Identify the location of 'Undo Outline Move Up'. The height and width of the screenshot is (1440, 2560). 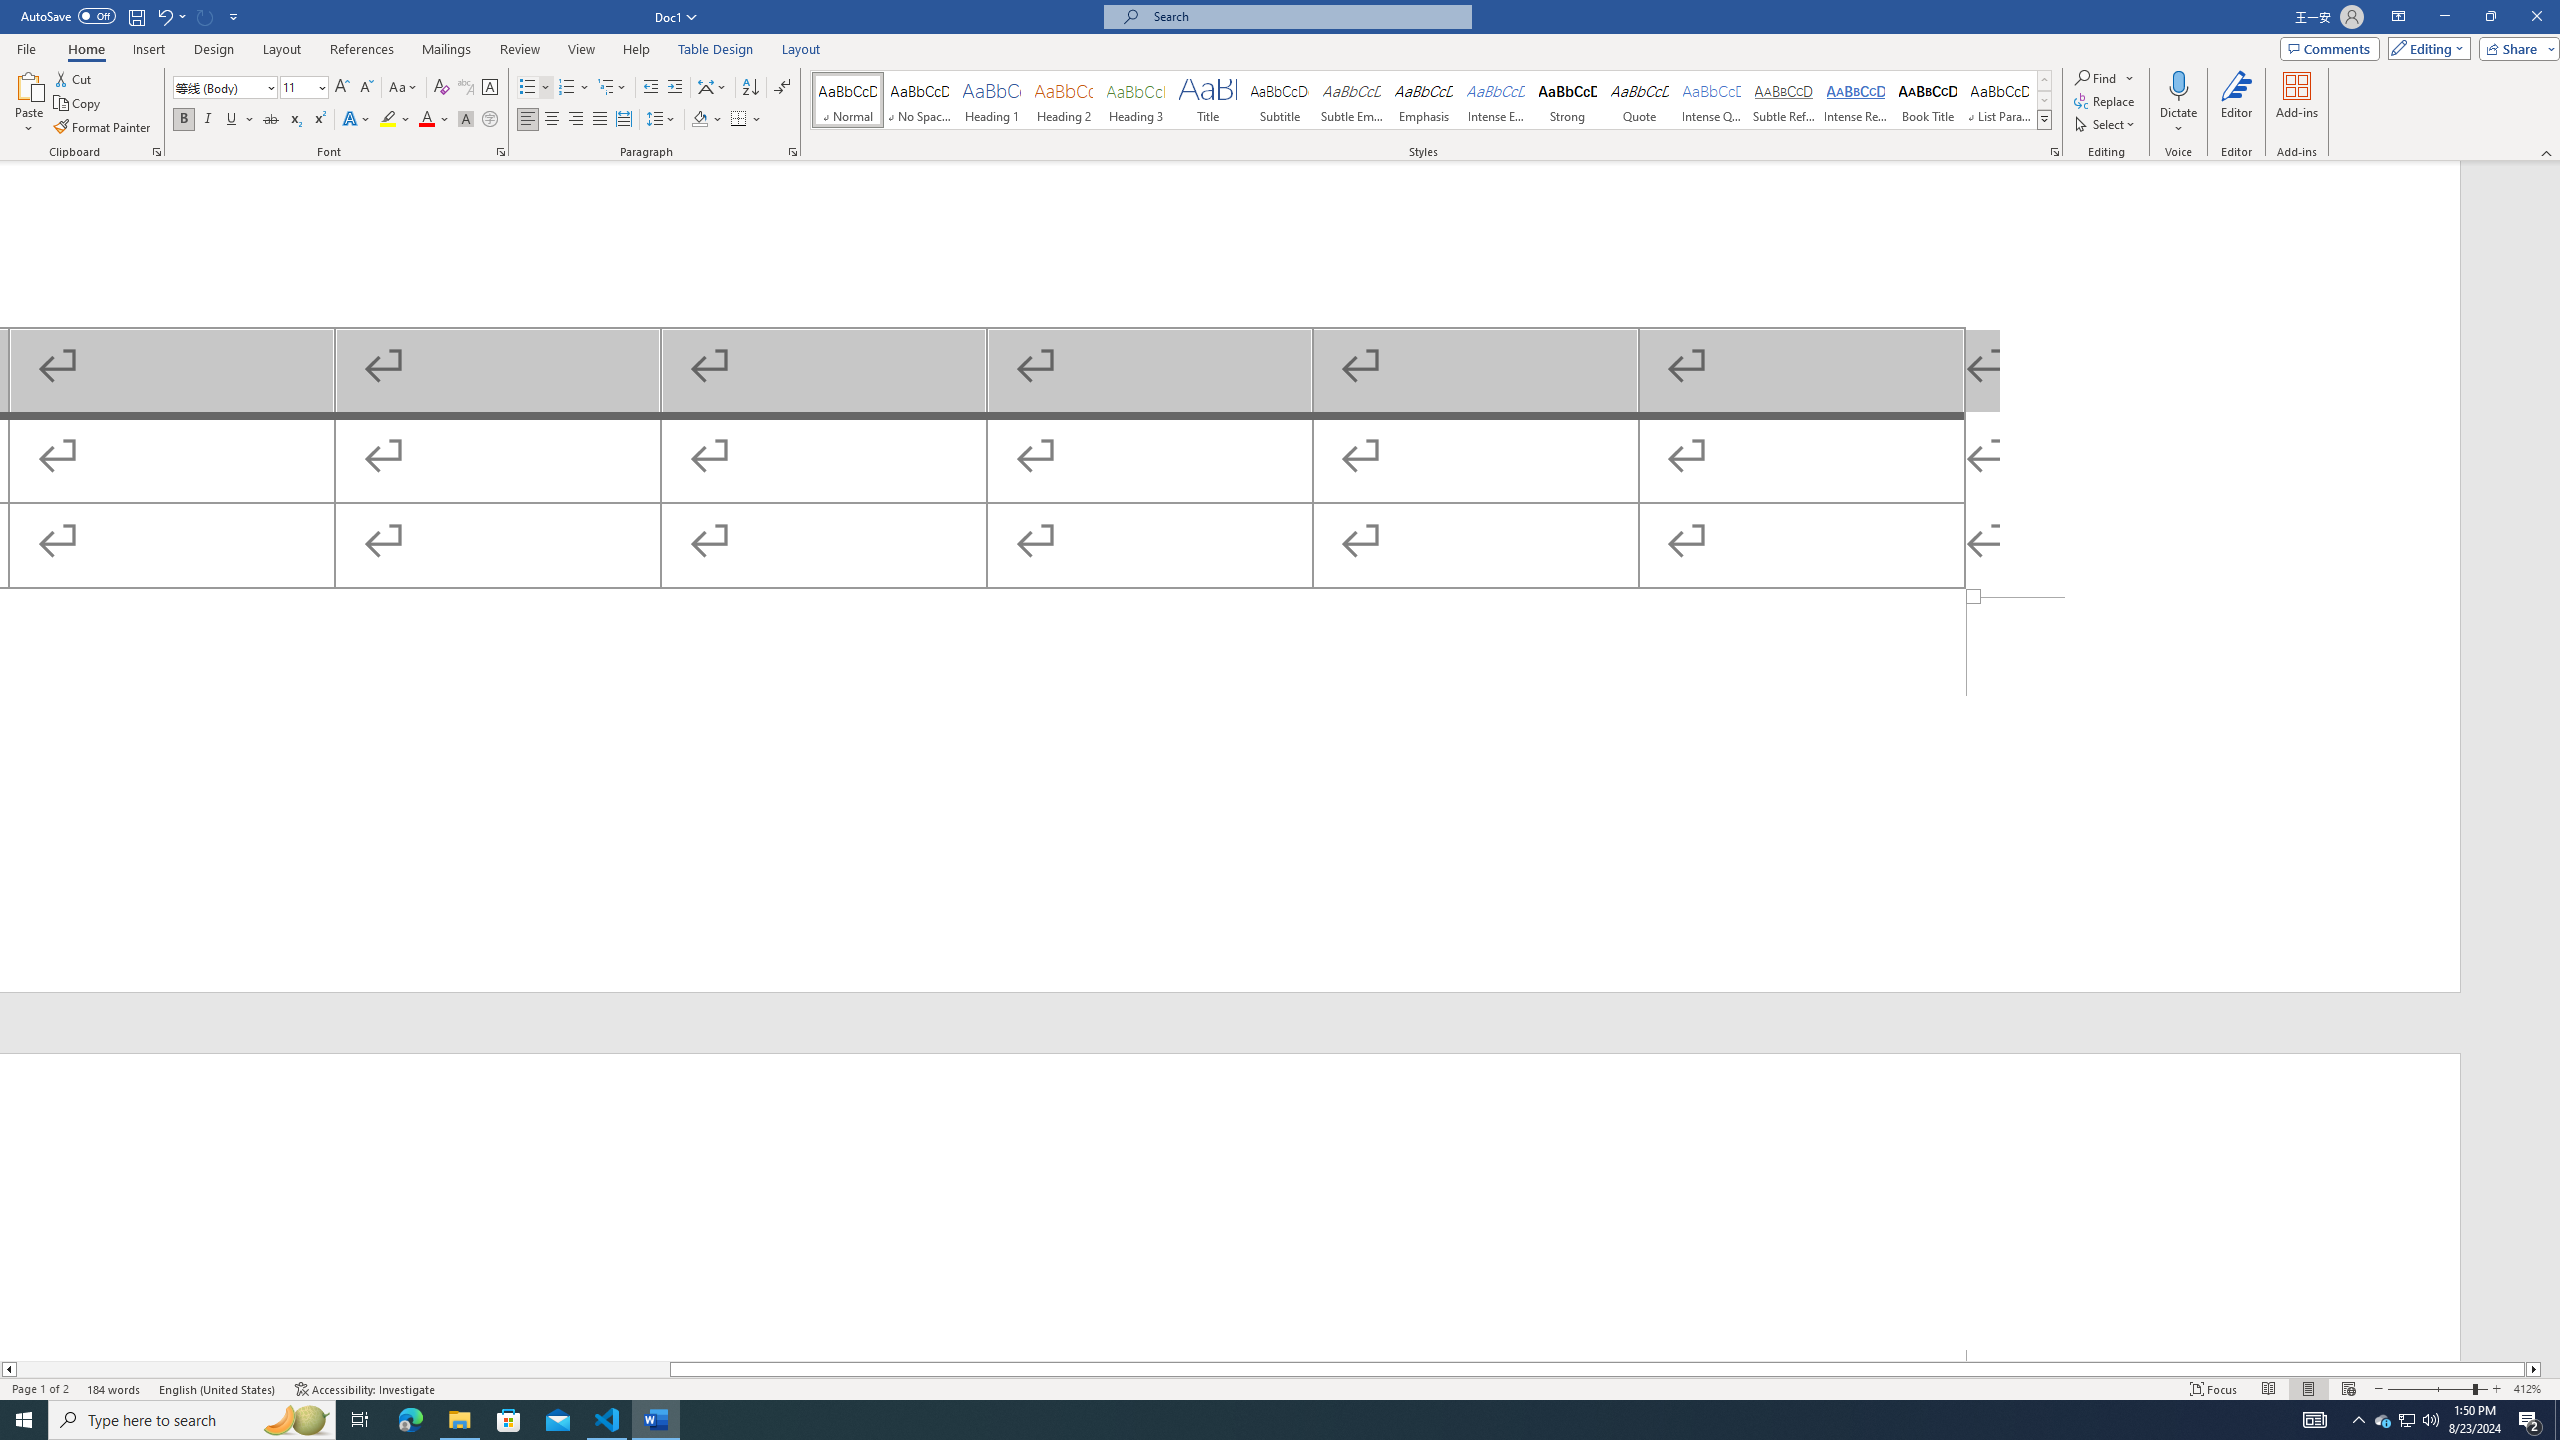
(163, 15).